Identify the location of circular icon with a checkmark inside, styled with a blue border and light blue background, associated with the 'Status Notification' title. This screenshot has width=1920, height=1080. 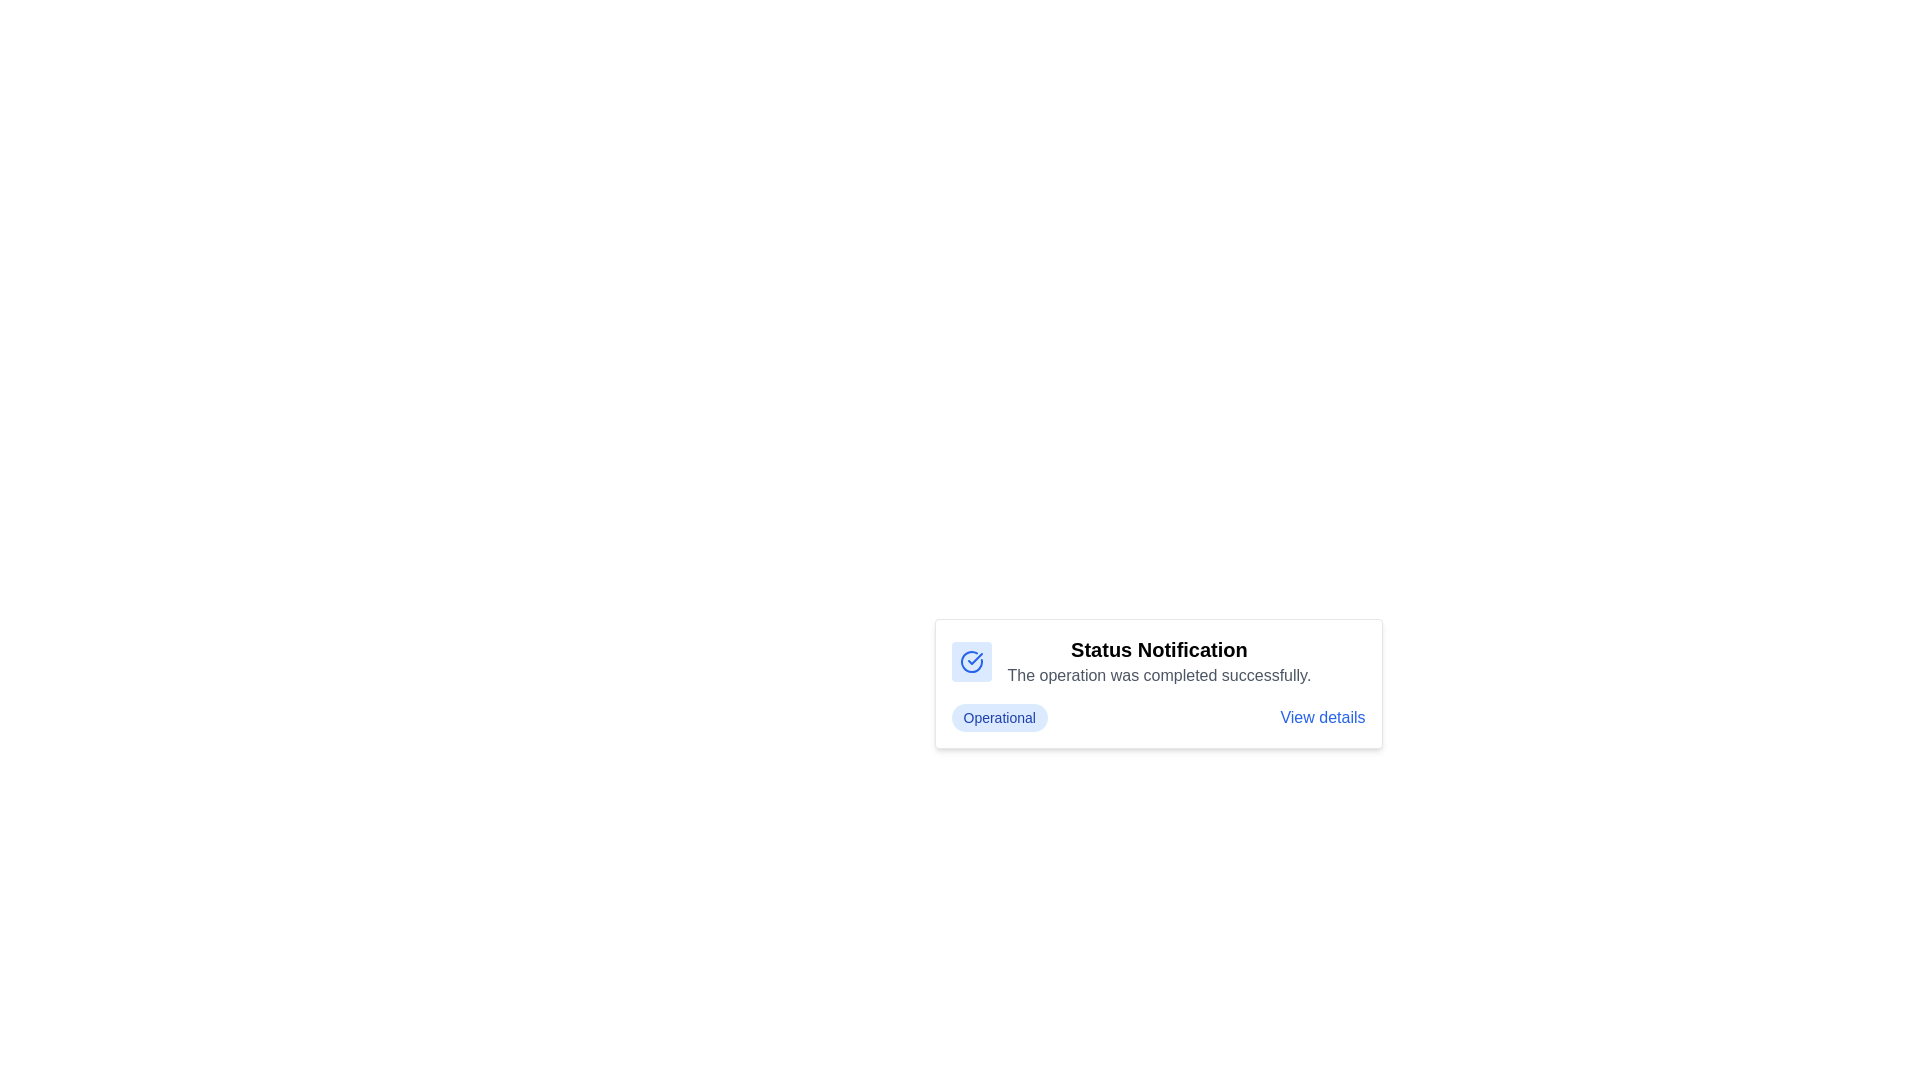
(971, 662).